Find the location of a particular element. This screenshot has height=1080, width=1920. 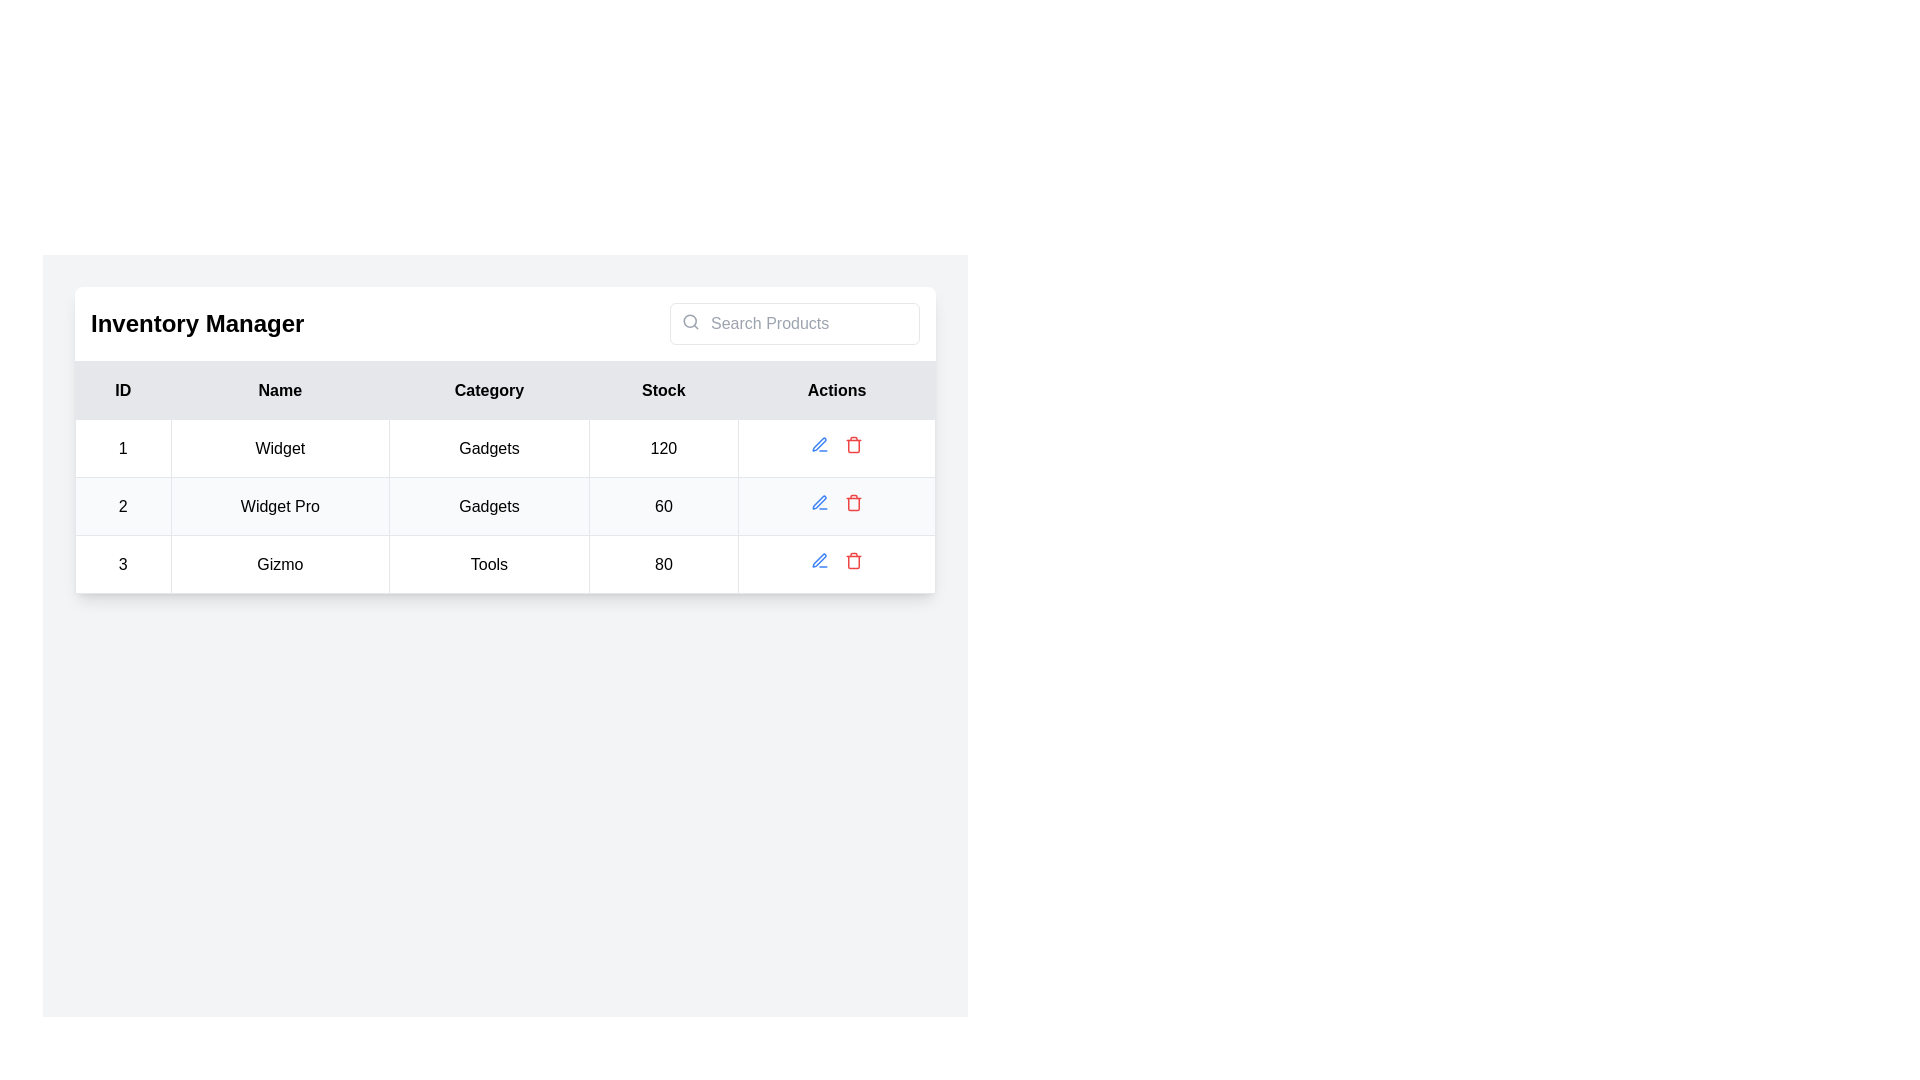

text content of the static table cell displaying the ID of the table entry located at the leftmost column of the second row is located at coordinates (122, 505).